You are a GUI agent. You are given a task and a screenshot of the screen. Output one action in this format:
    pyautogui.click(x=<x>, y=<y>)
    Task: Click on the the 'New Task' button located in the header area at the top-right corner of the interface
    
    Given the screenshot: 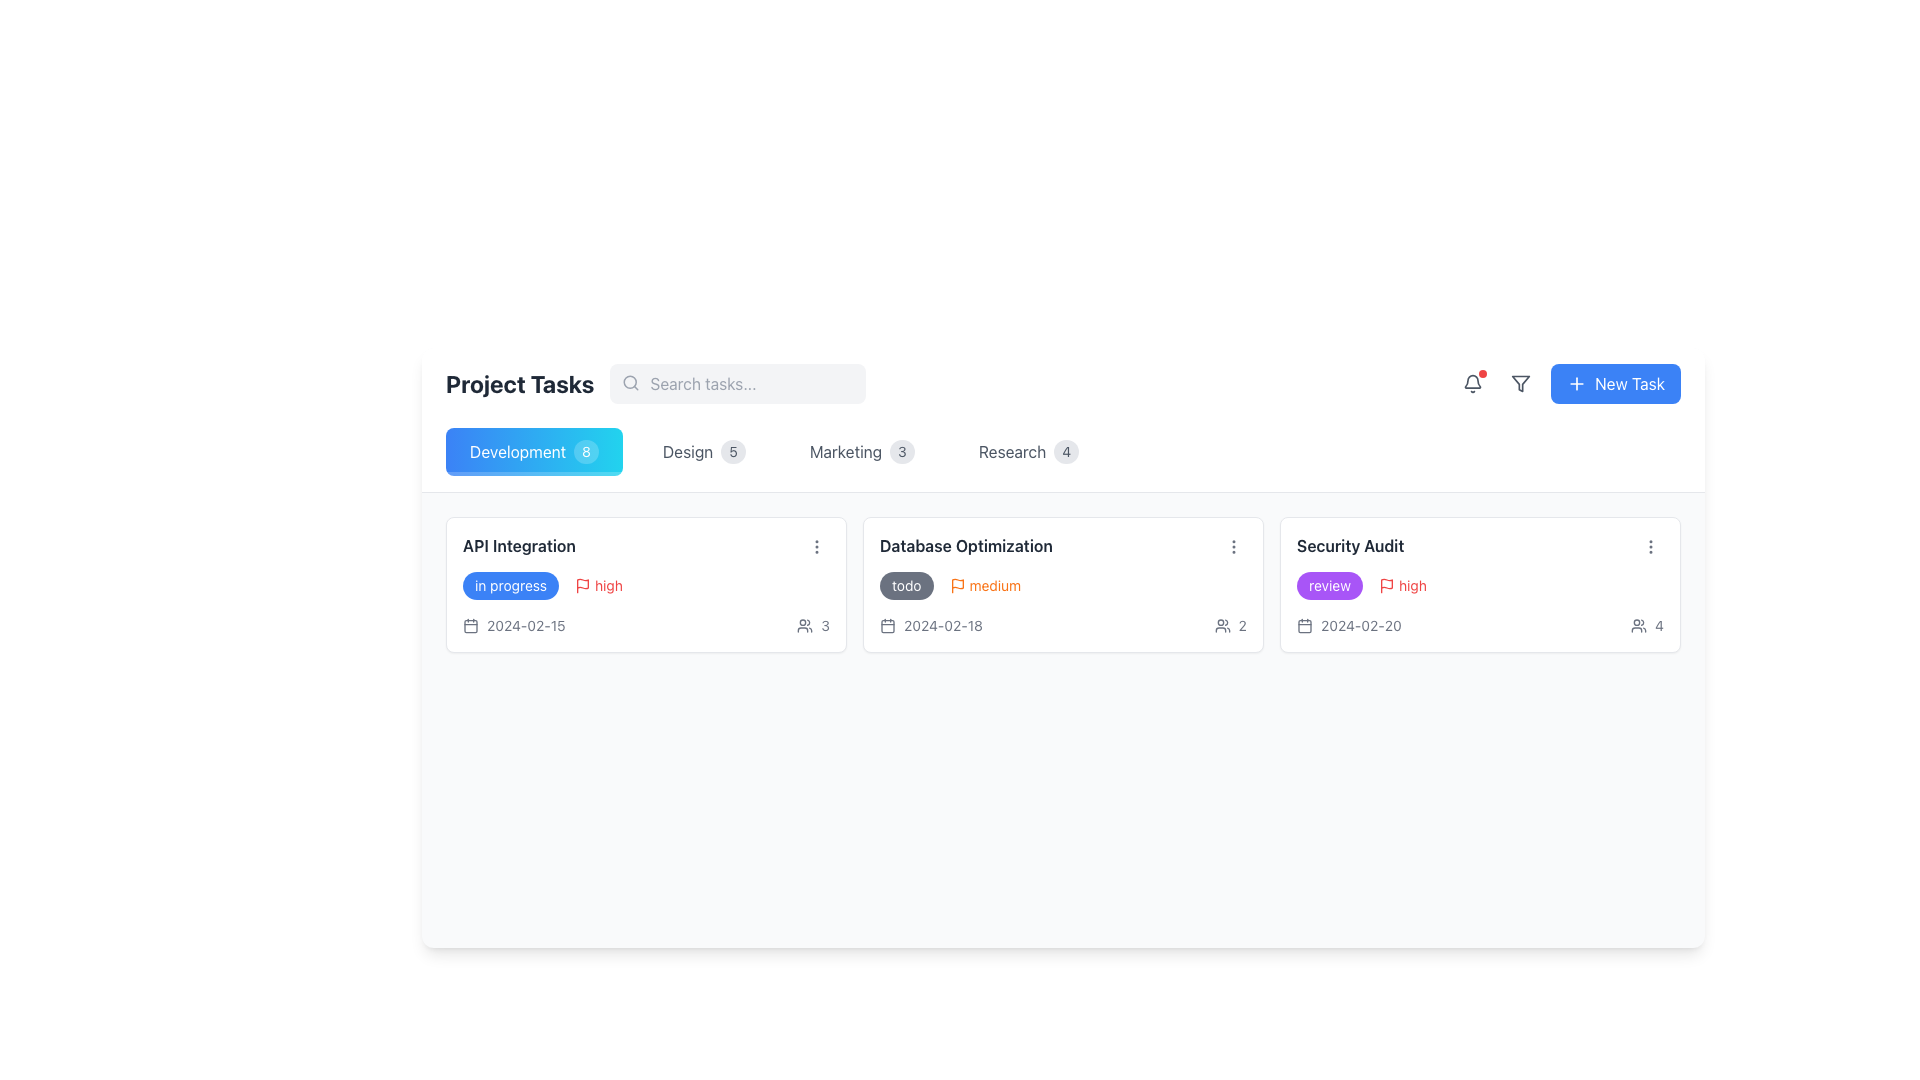 What is the action you would take?
    pyautogui.click(x=1630, y=384)
    